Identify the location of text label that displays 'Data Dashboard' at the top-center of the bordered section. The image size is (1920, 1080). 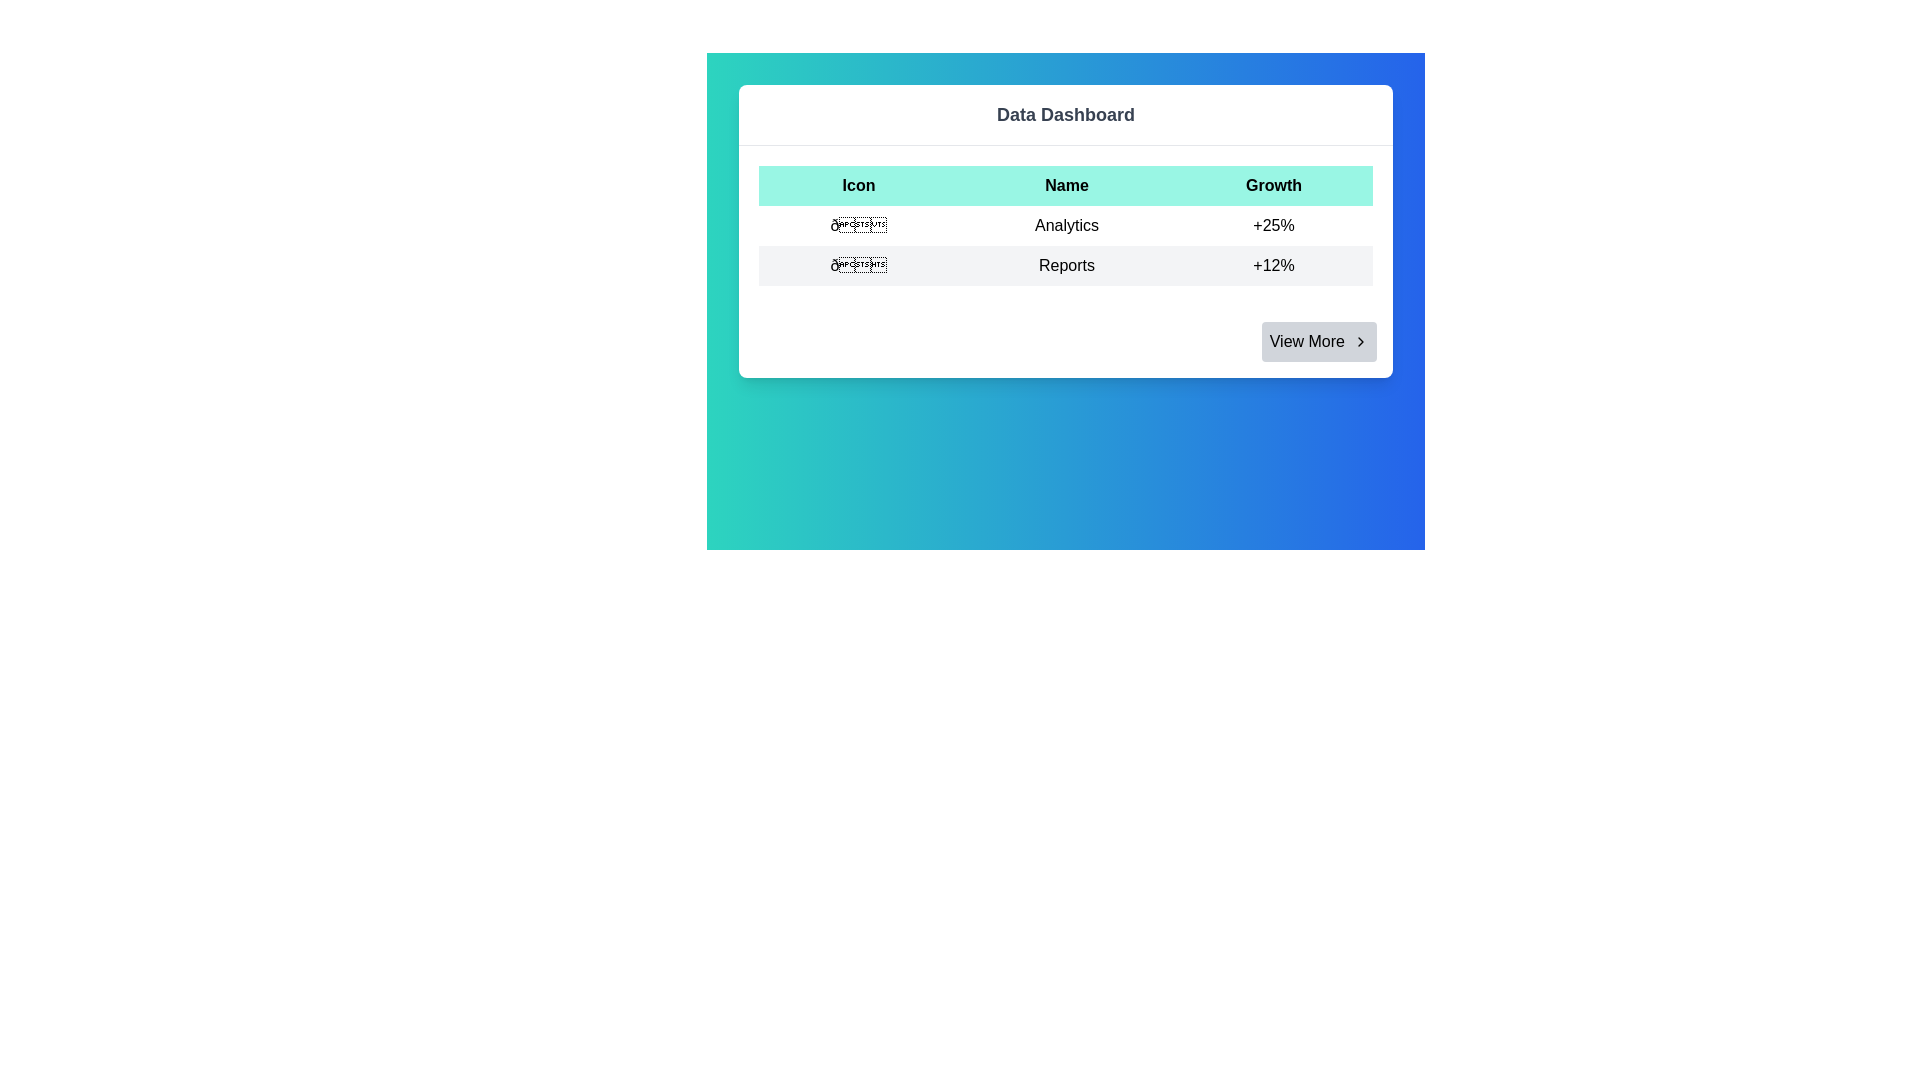
(1064, 115).